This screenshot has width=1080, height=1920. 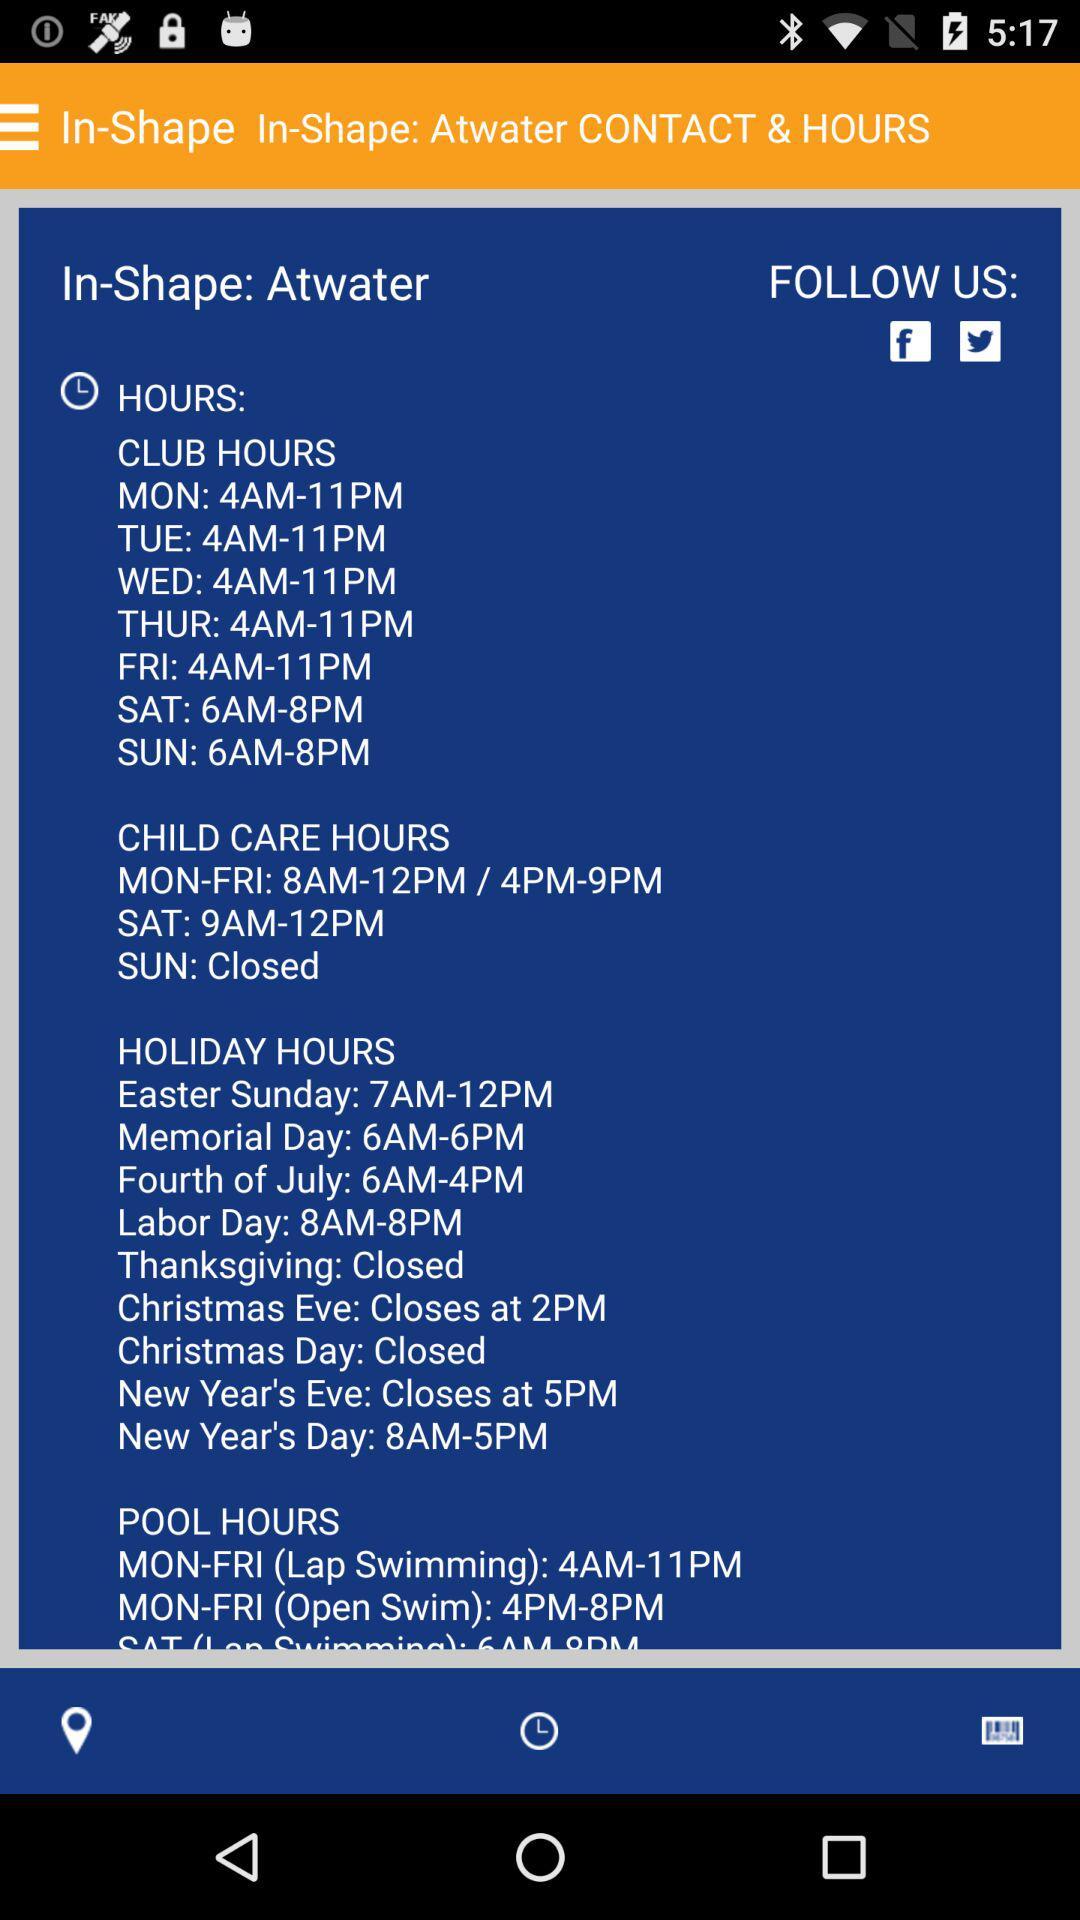 I want to click on the app below the club hours mon app, so click(x=538, y=1730).